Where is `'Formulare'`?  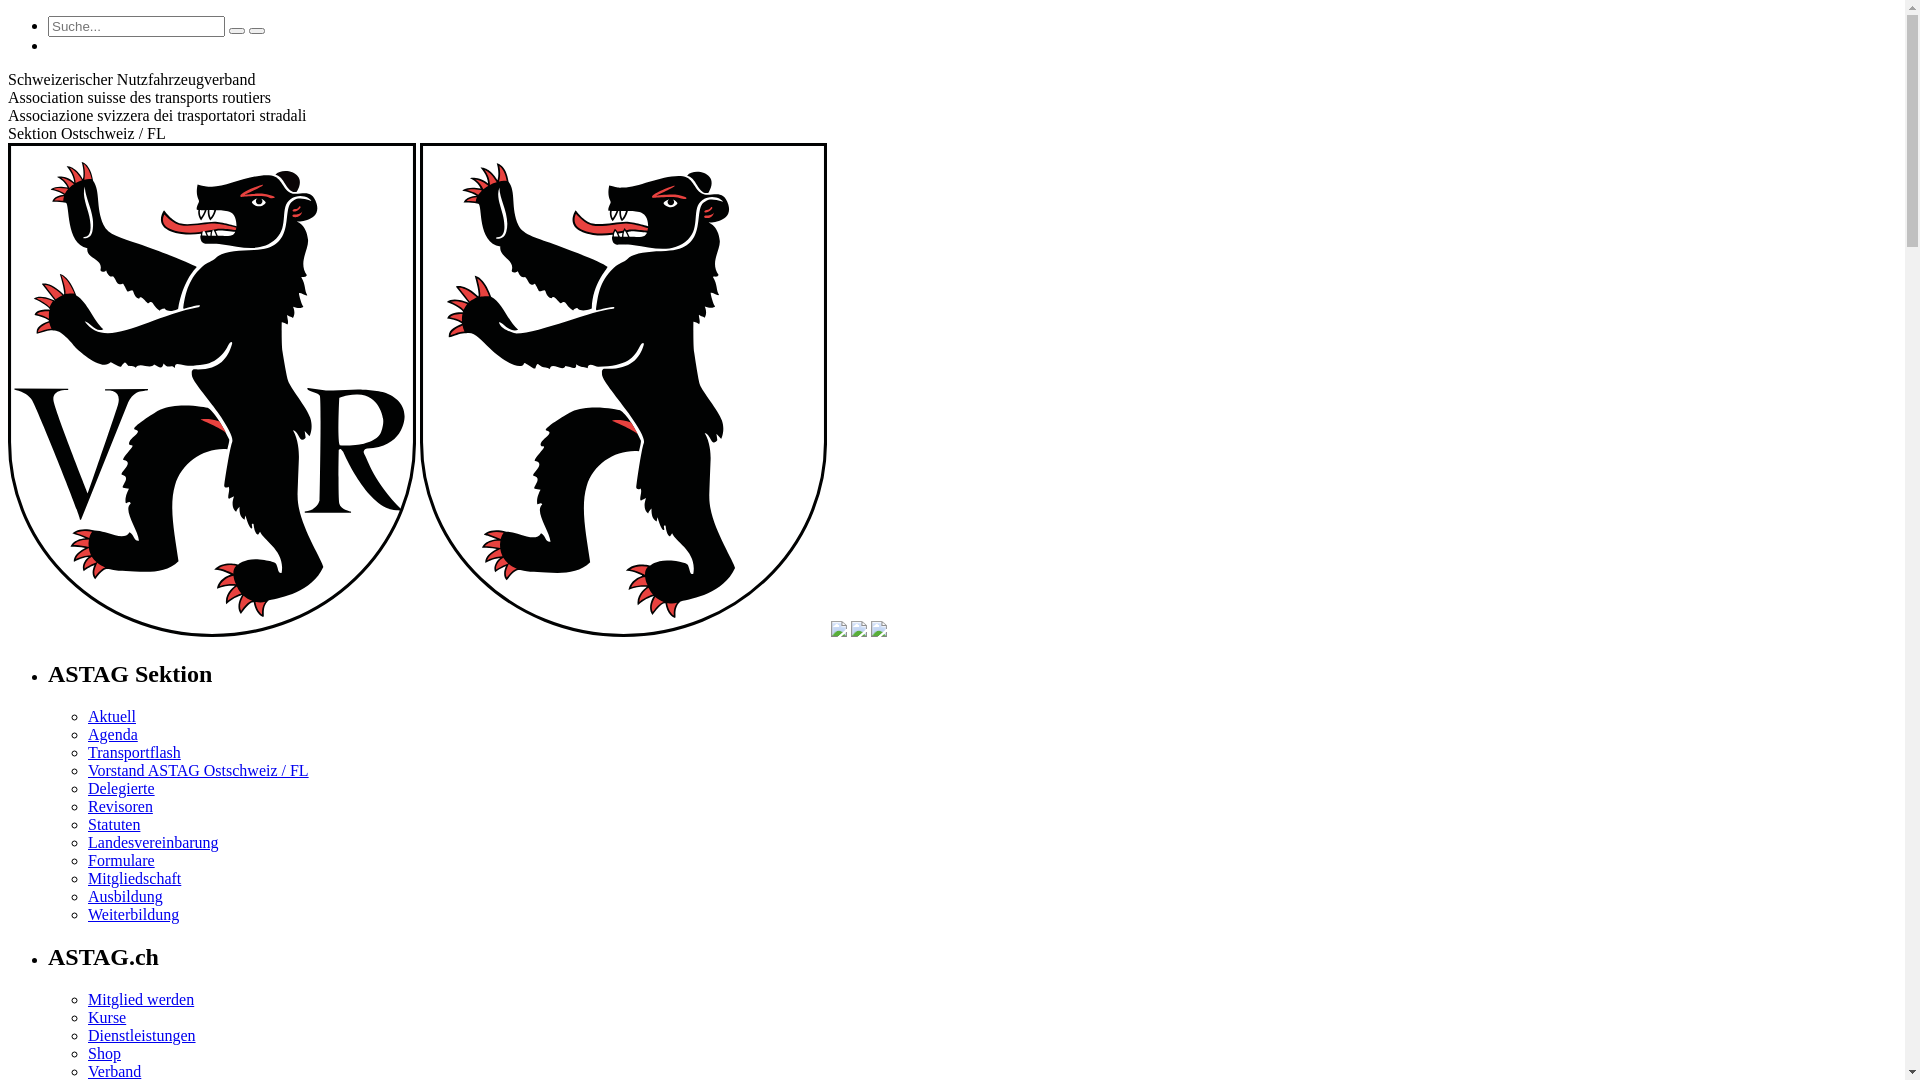
'Formulare' is located at coordinates (120, 859).